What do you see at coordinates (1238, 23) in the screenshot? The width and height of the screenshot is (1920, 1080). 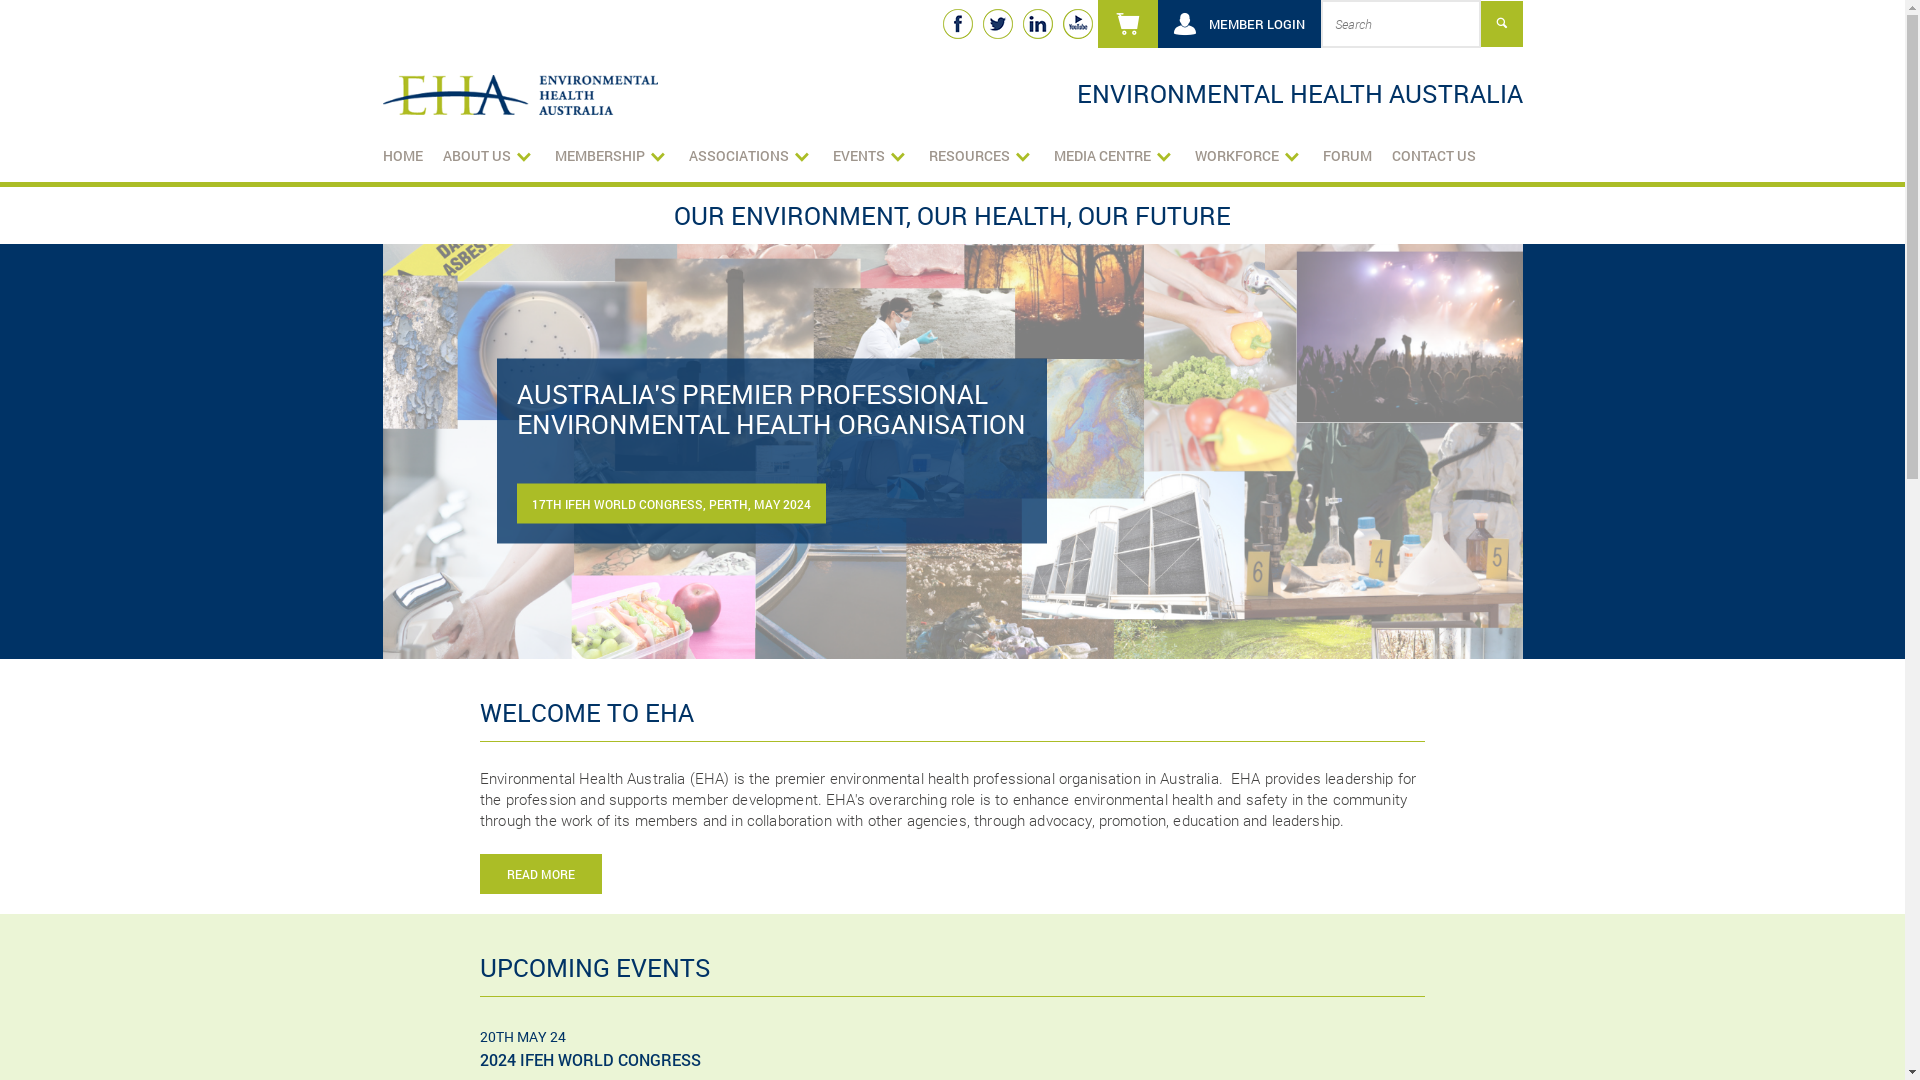 I see `'MEMBER LOGIN'` at bounding box center [1238, 23].